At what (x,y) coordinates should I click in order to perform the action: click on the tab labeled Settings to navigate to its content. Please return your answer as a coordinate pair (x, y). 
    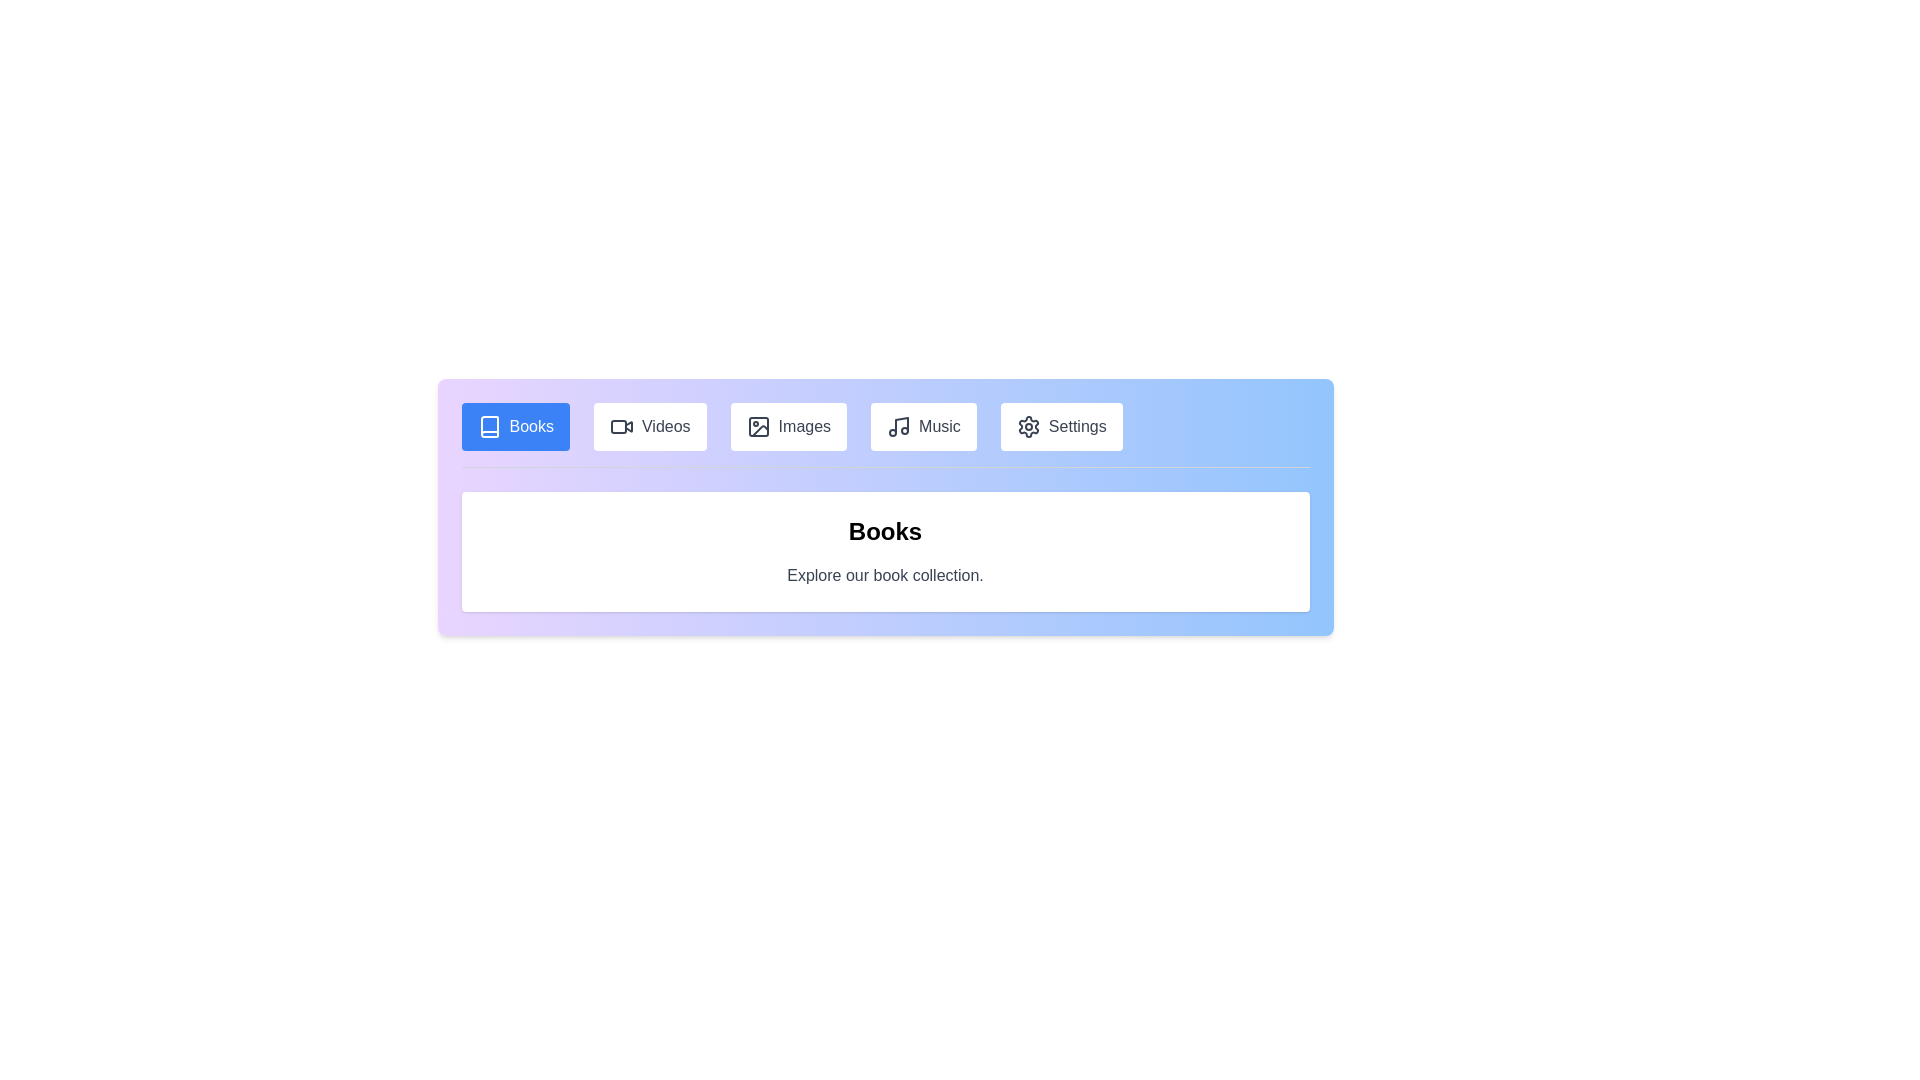
    Looking at the image, I should click on (1060, 426).